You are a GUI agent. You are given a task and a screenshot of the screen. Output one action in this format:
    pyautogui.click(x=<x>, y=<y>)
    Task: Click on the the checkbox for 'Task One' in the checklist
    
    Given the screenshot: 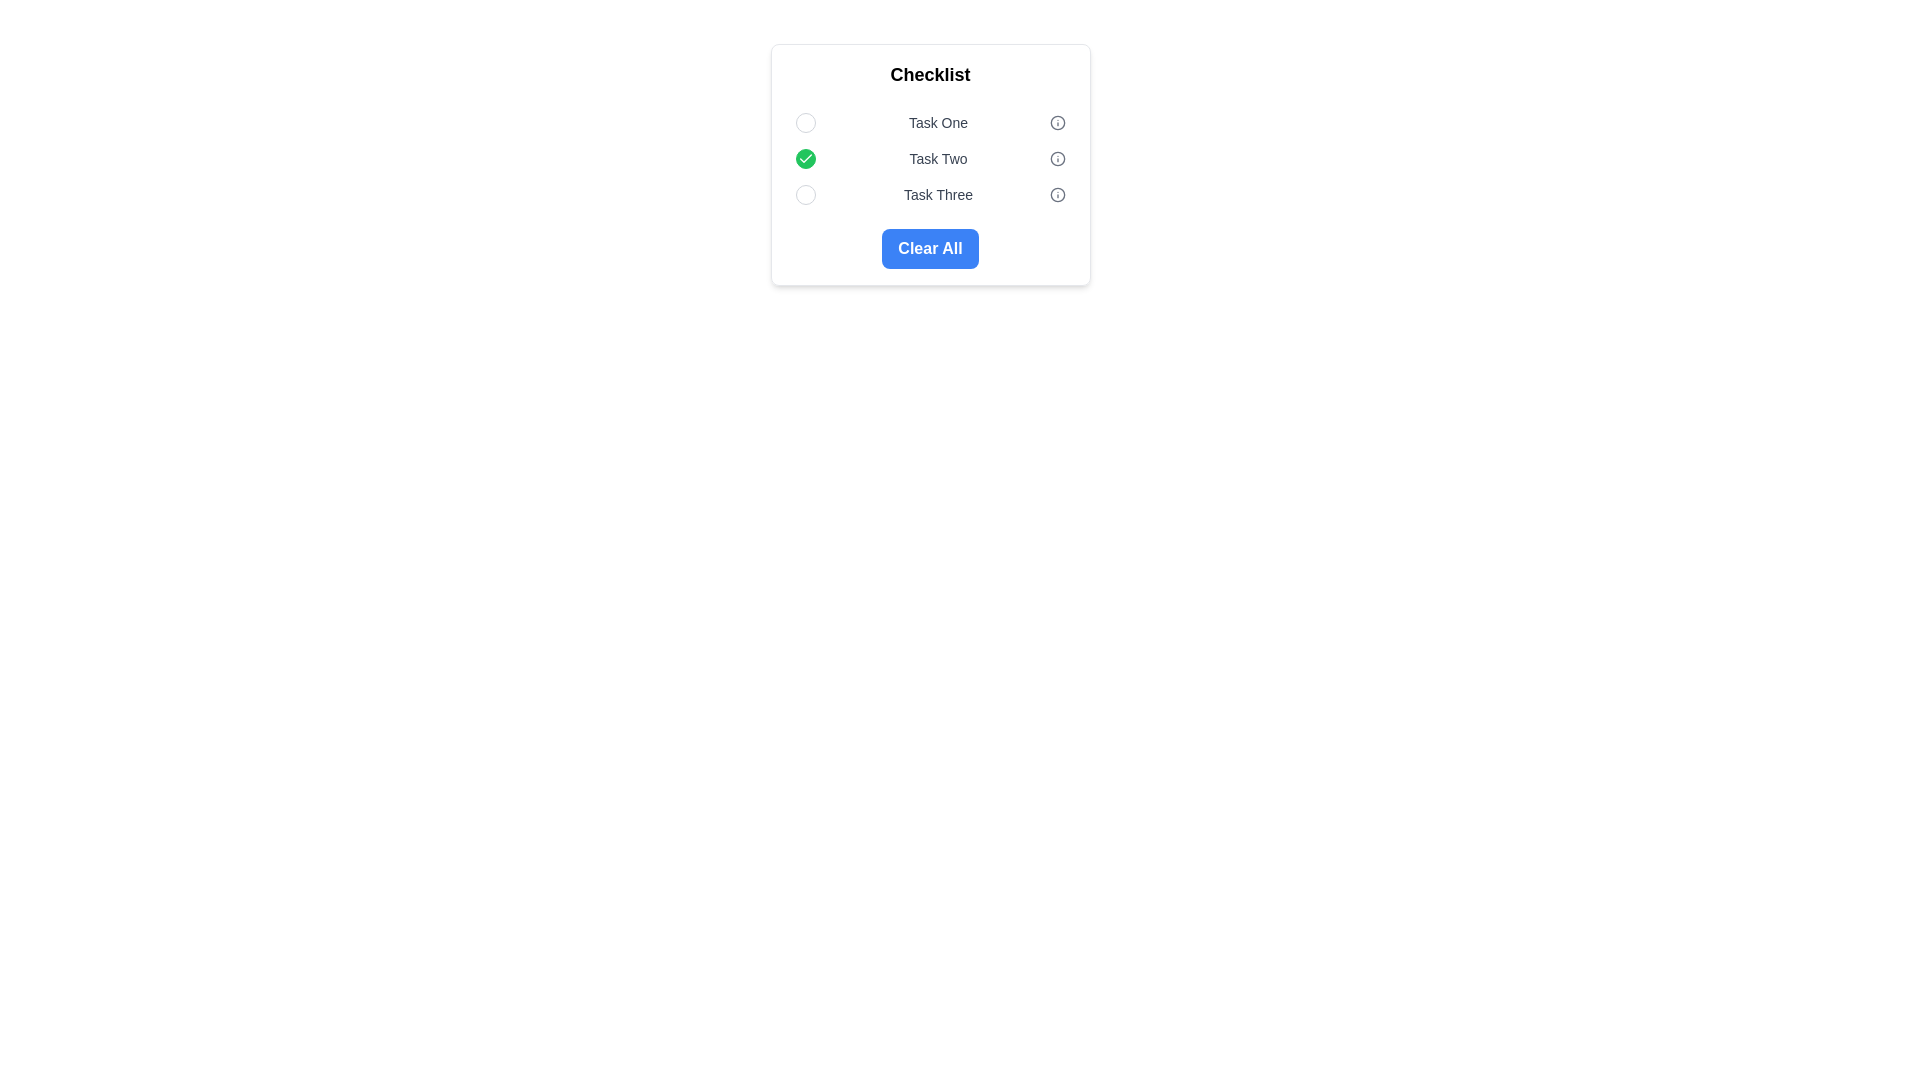 What is the action you would take?
    pyautogui.click(x=805, y=123)
    